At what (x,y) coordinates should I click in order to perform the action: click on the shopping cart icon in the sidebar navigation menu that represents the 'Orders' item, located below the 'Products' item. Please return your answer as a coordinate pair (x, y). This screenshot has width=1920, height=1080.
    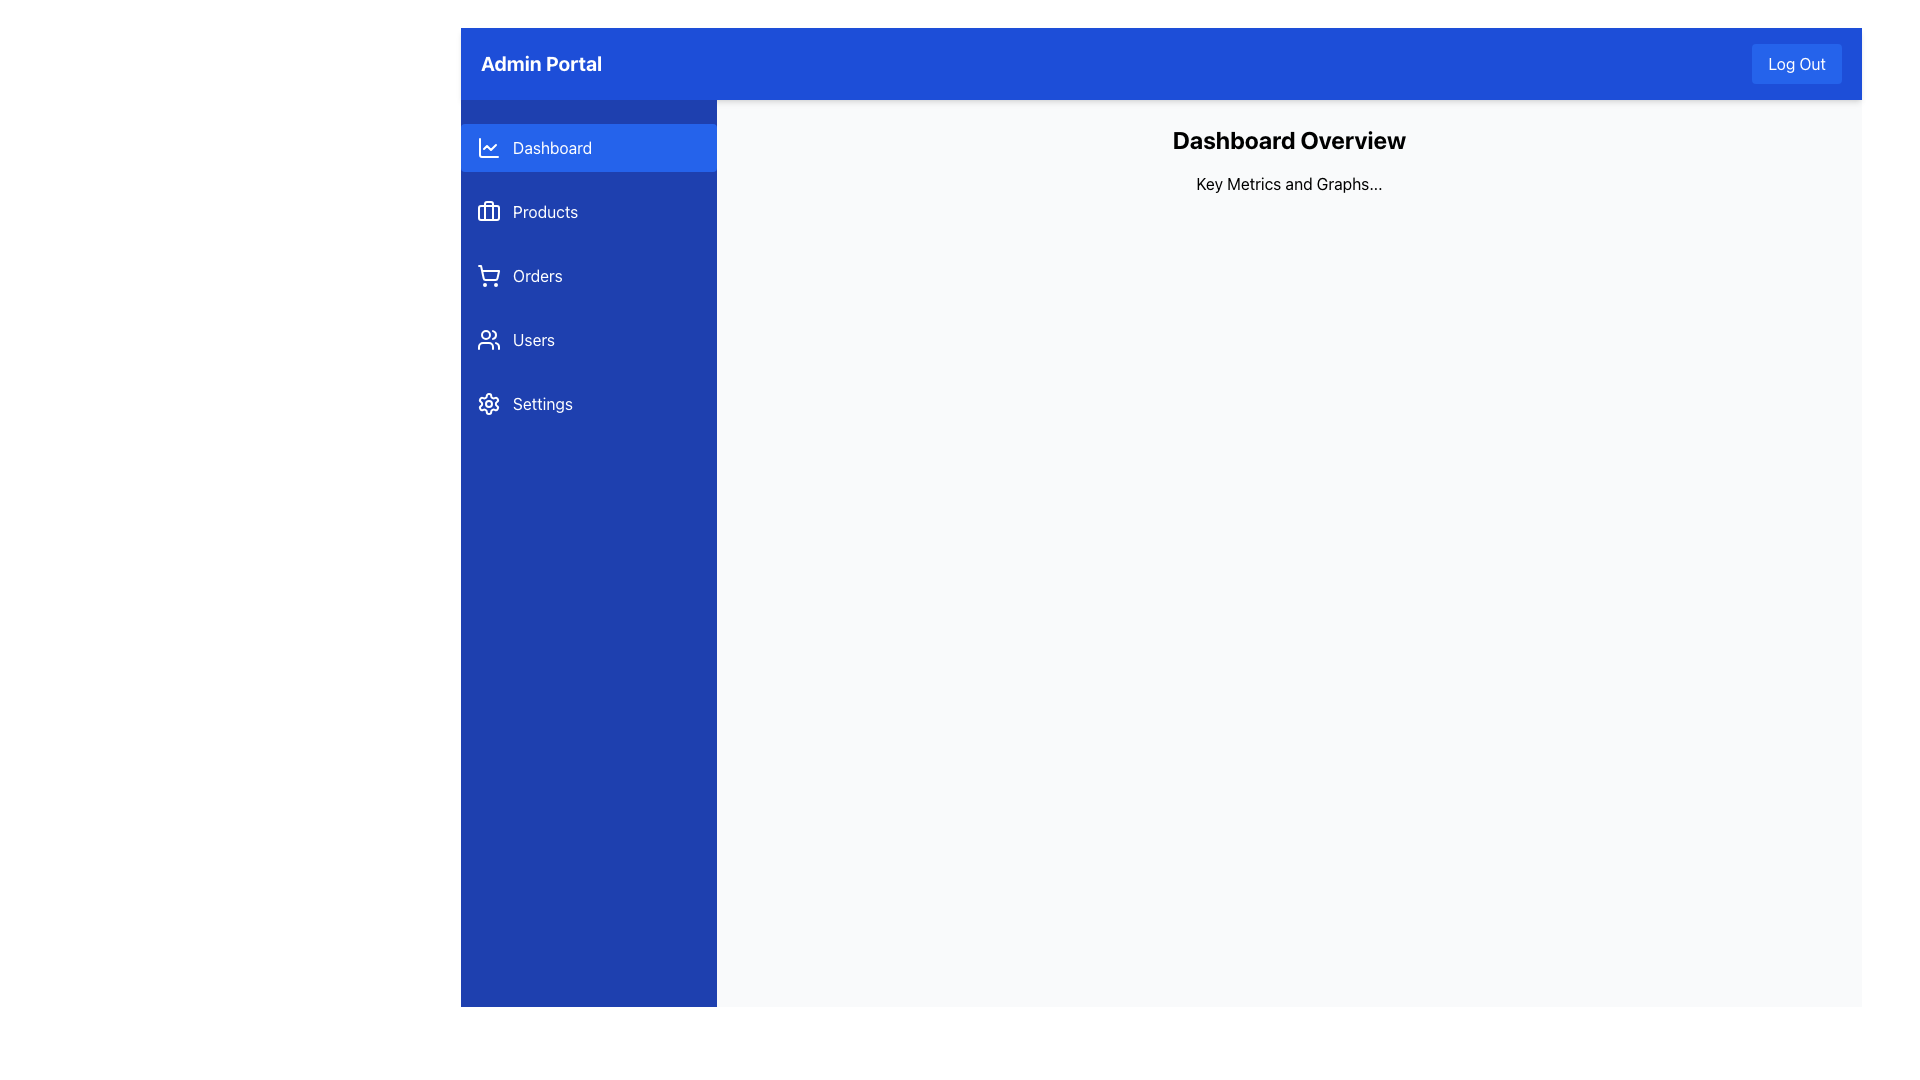
    Looking at the image, I should click on (489, 276).